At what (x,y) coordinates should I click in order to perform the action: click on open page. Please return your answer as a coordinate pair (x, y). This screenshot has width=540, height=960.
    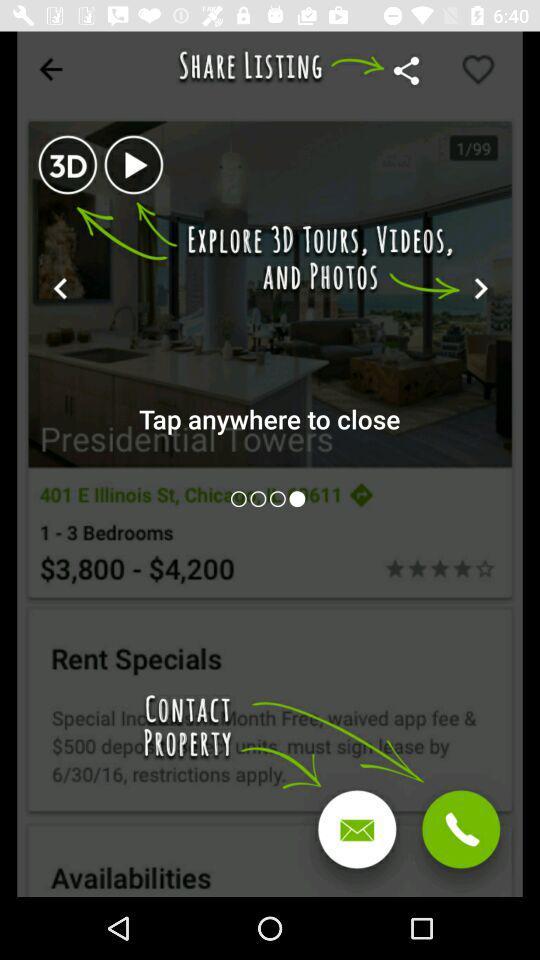
    Looking at the image, I should click on (278, 498).